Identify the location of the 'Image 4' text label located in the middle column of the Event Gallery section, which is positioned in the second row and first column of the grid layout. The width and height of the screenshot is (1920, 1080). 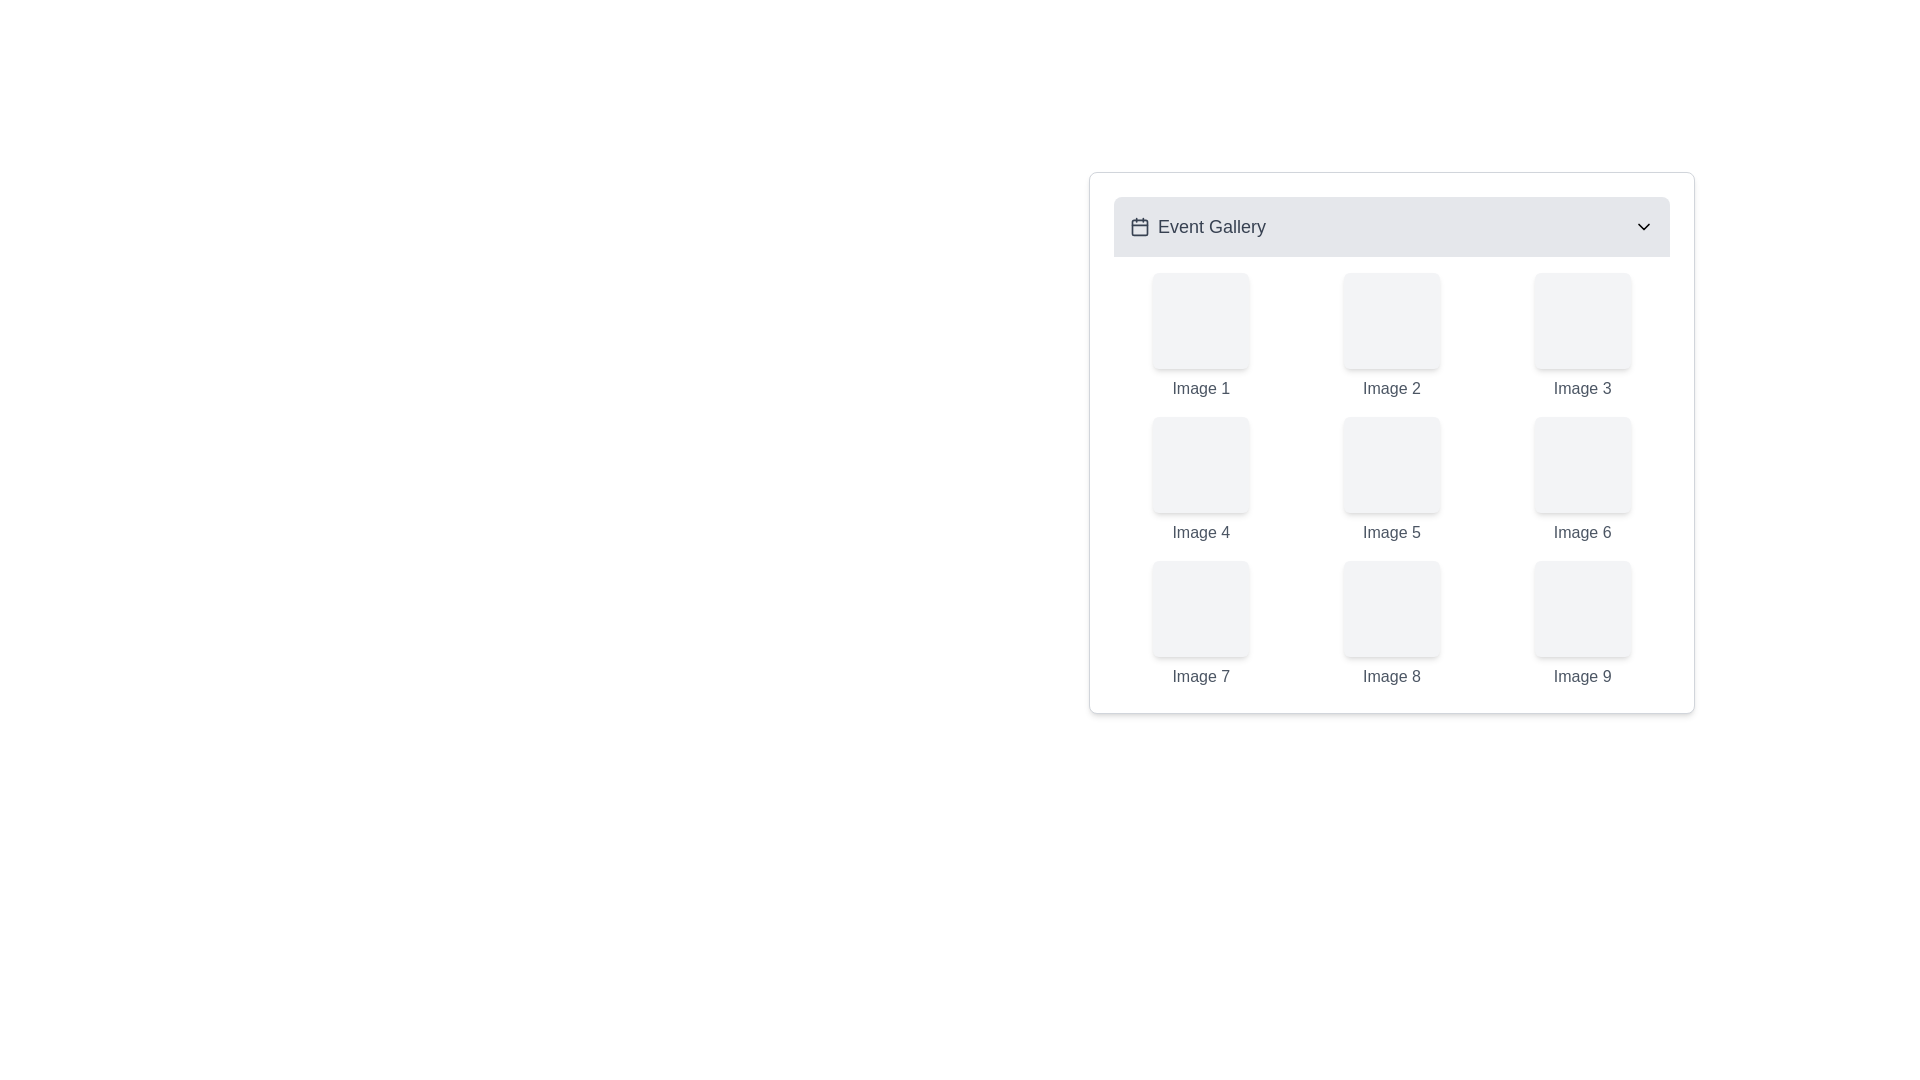
(1200, 531).